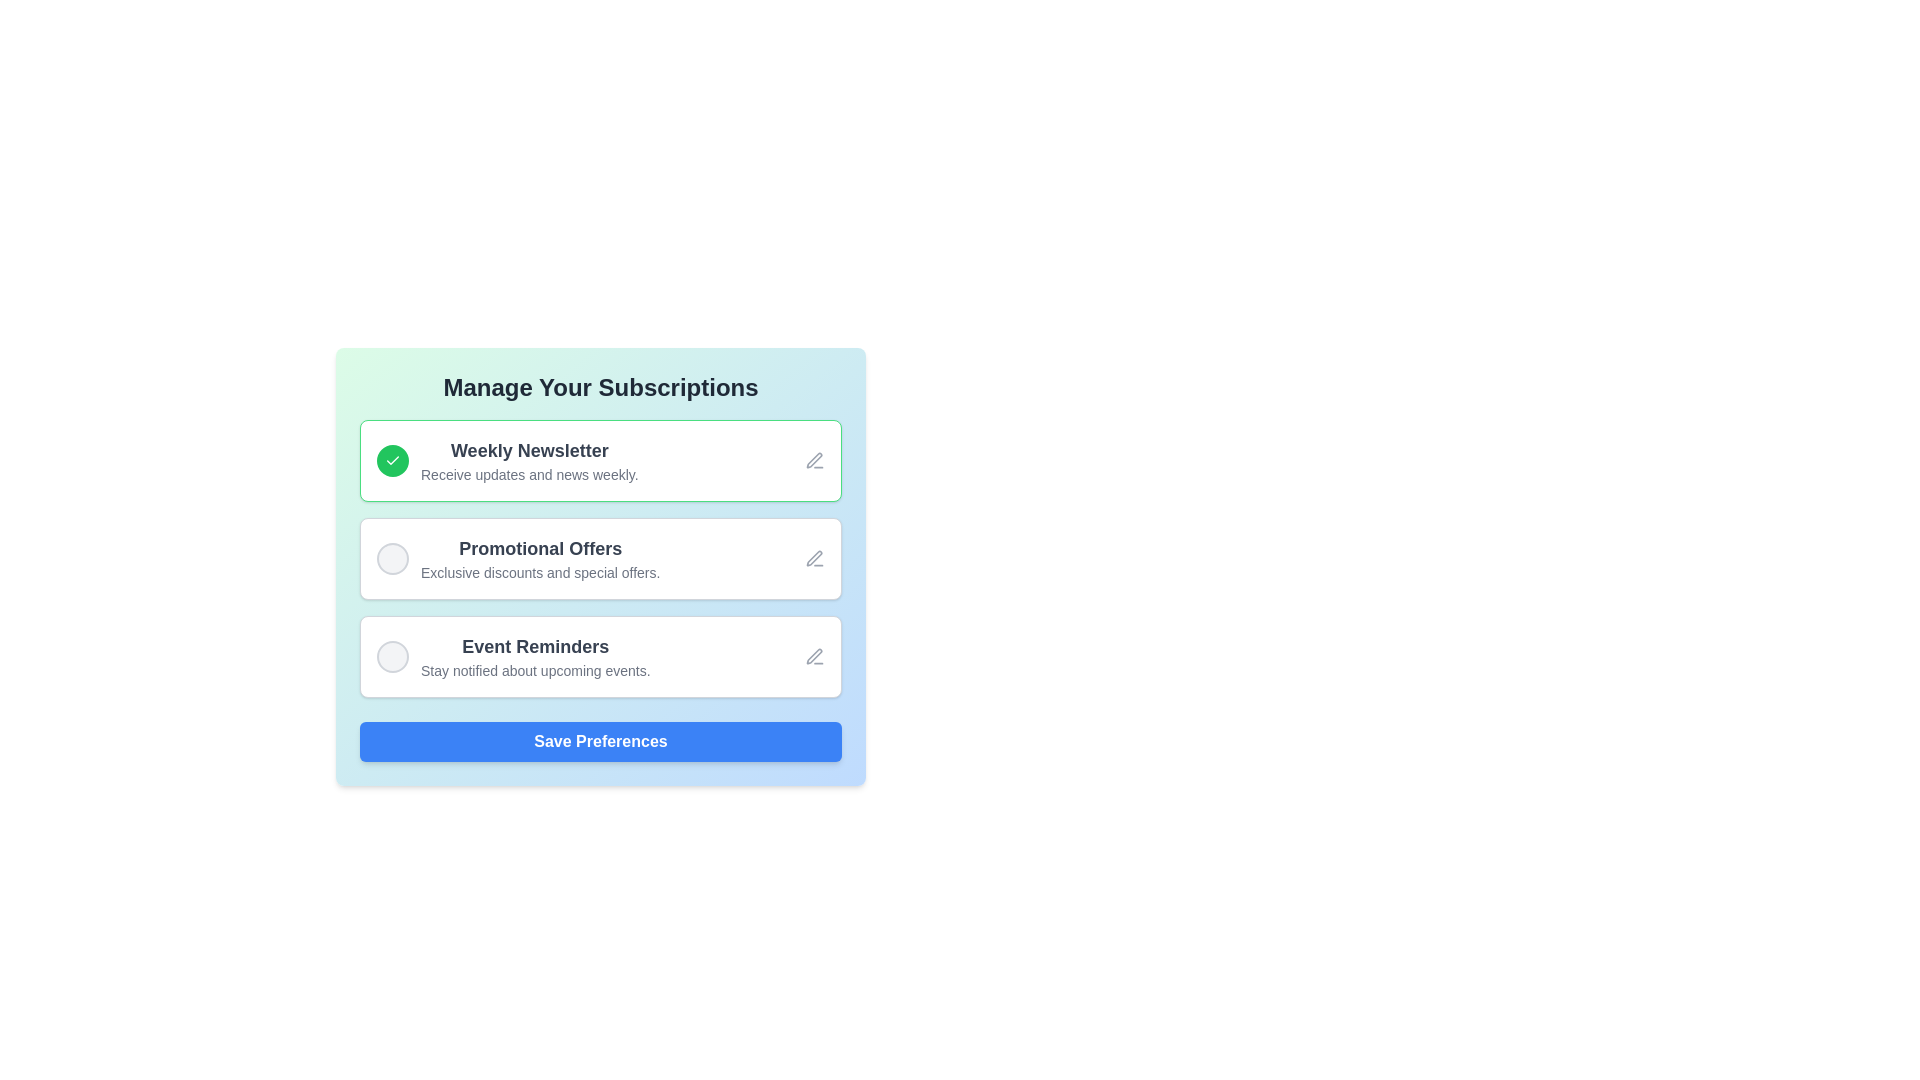 This screenshot has height=1080, width=1920. I want to click on on the subscription option for event reminders, which includes a circular selection indicator and an edit icon, located below 'Promotional Offers' and above the 'Save Preferences' button, so click(513, 656).